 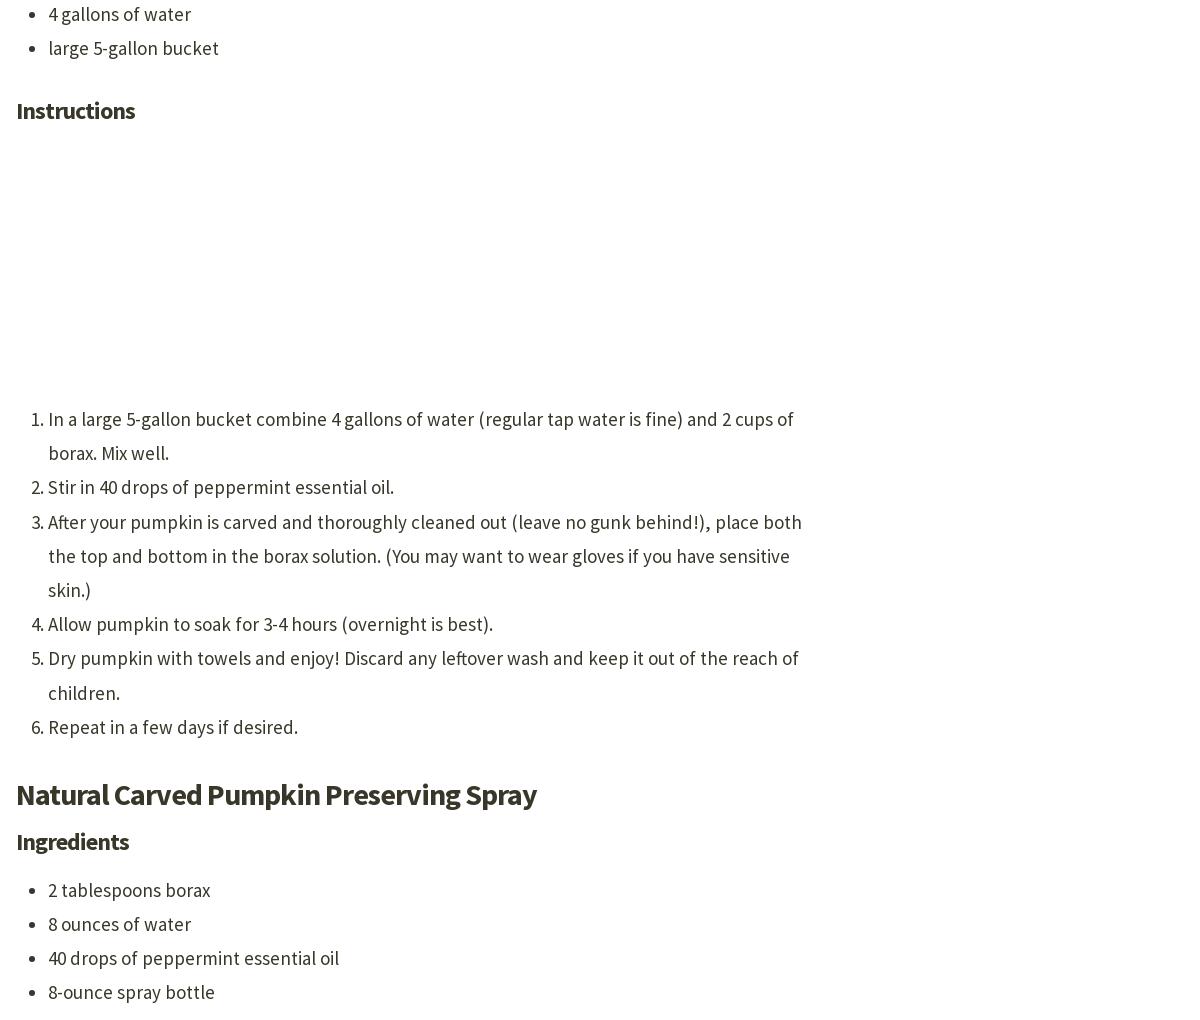 What do you see at coordinates (15, 840) in the screenshot?
I see `'Ingredients'` at bounding box center [15, 840].